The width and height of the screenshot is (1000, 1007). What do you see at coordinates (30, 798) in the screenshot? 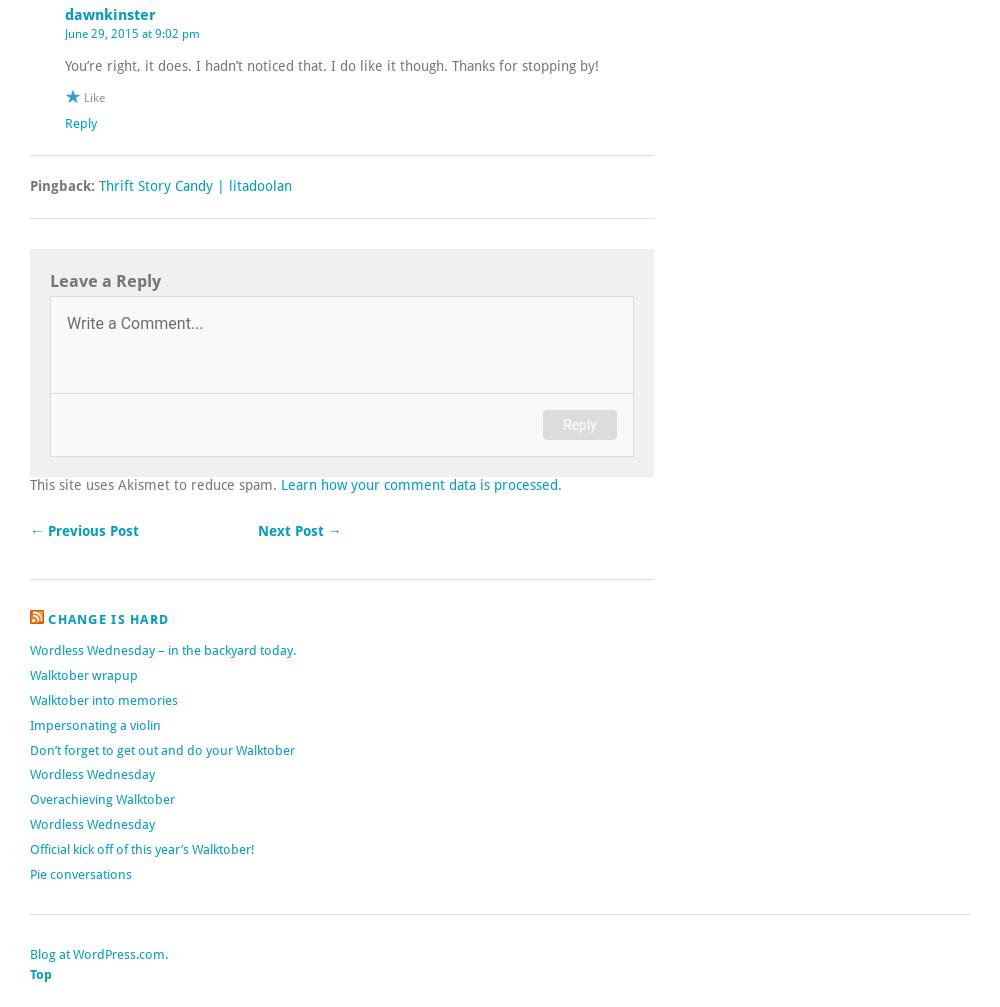
I see `'Overachieving Walktober'` at bounding box center [30, 798].